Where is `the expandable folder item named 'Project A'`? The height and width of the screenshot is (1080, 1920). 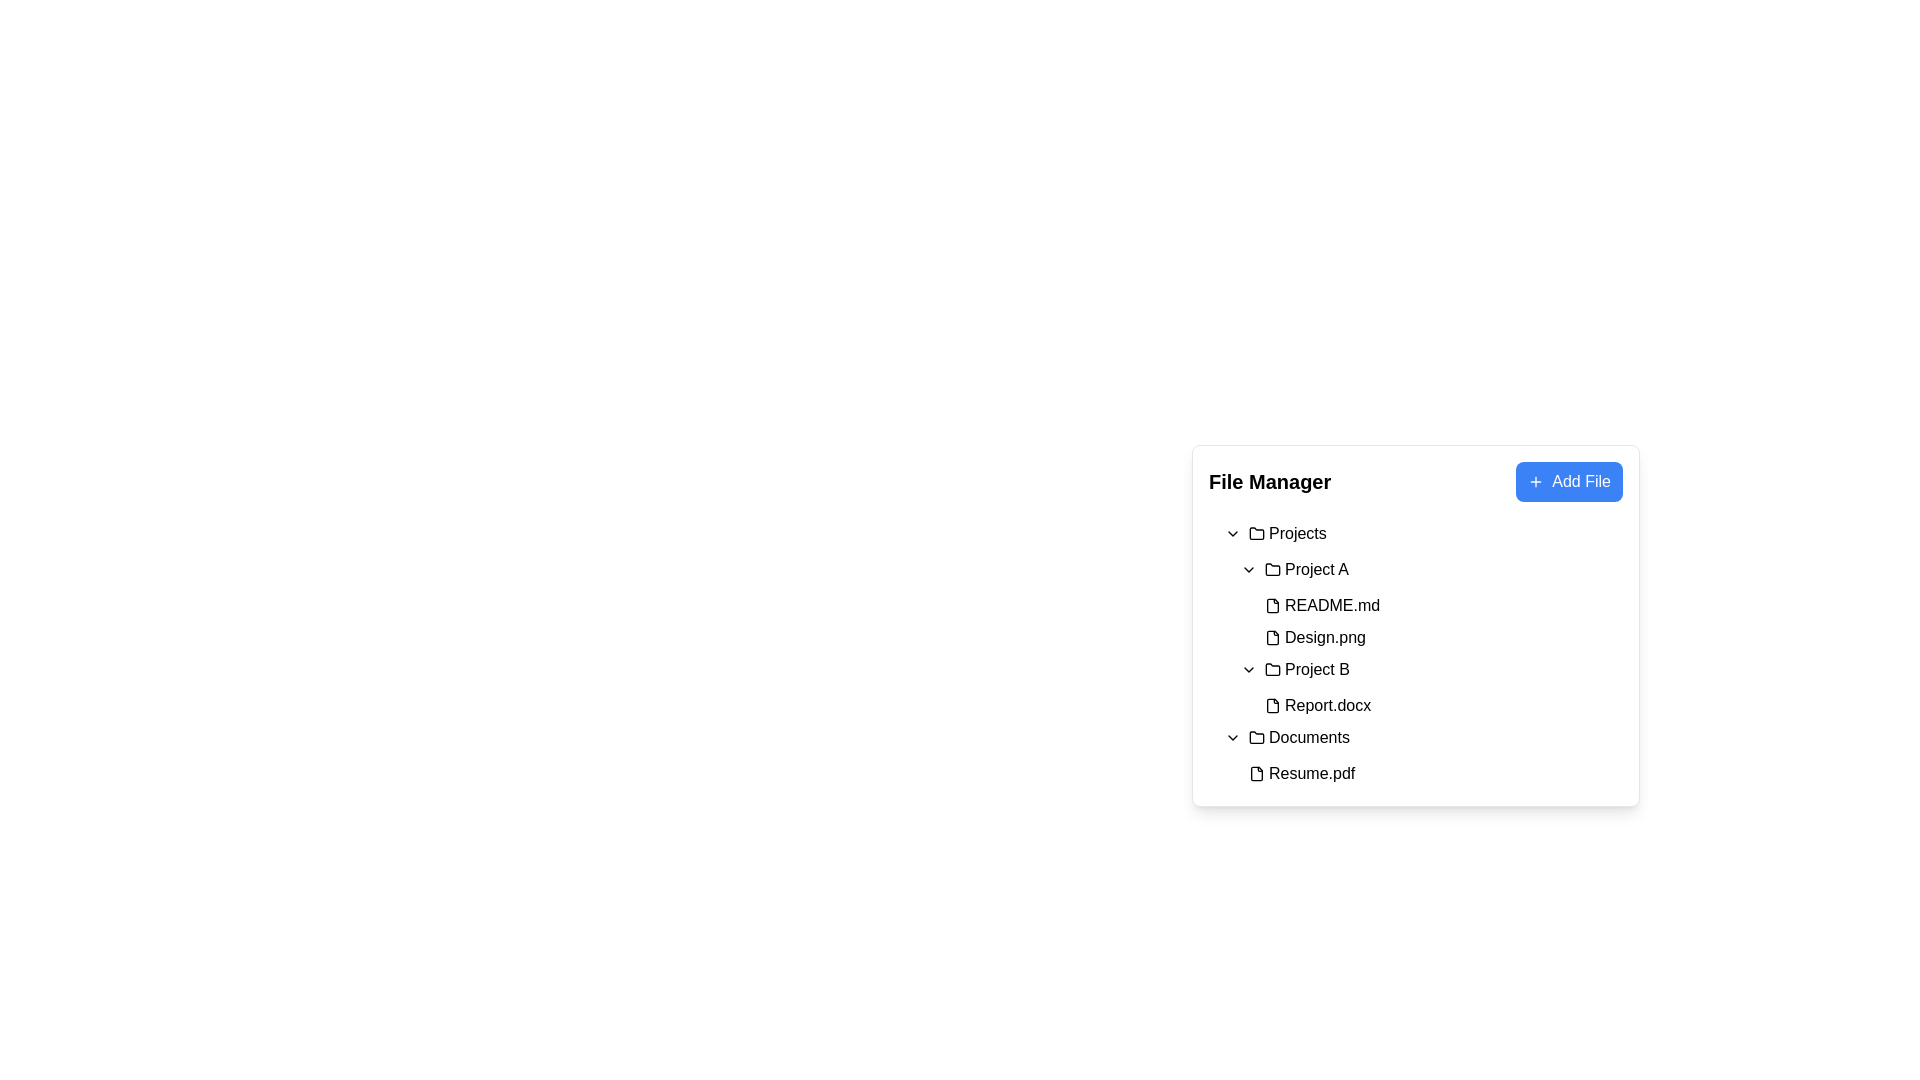 the expandable folder item named 'Project A' is located at coordinates (1430, 570).